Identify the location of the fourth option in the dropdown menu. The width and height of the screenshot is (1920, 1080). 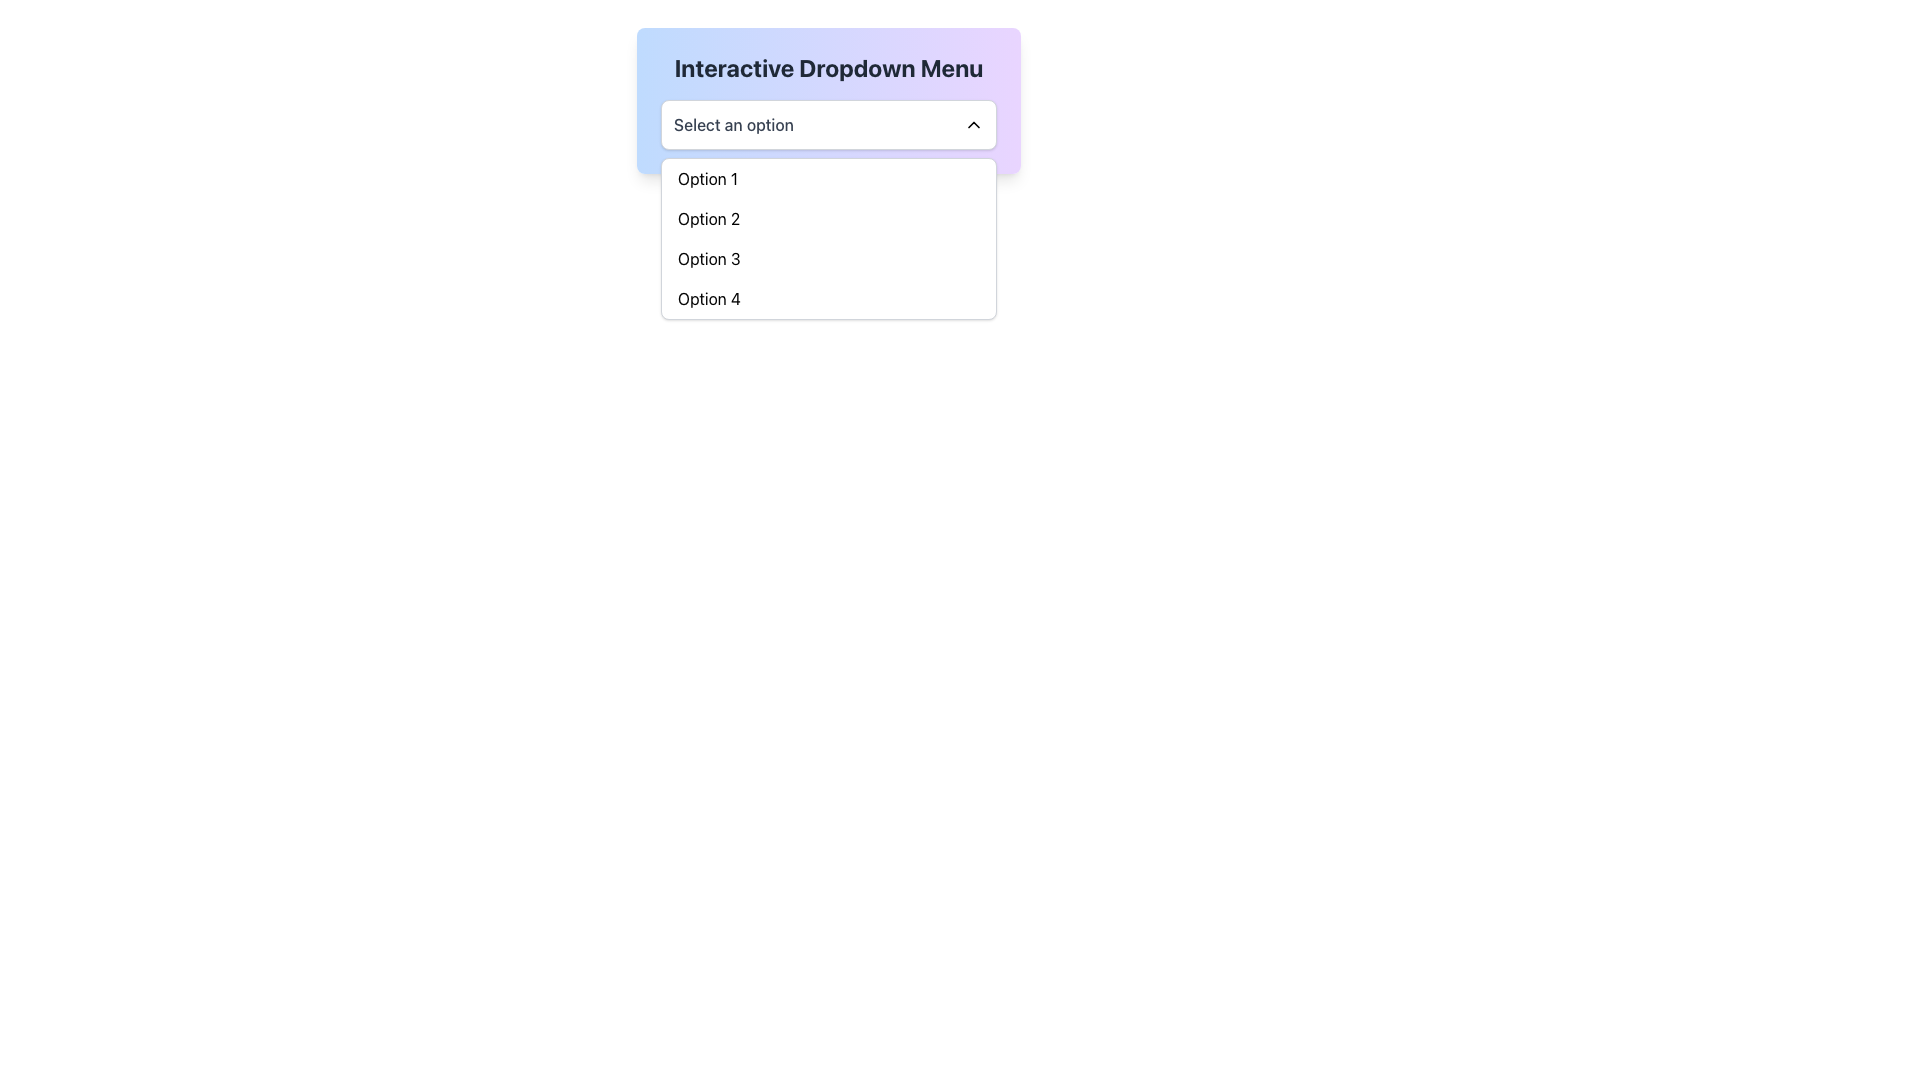
(829, 299).